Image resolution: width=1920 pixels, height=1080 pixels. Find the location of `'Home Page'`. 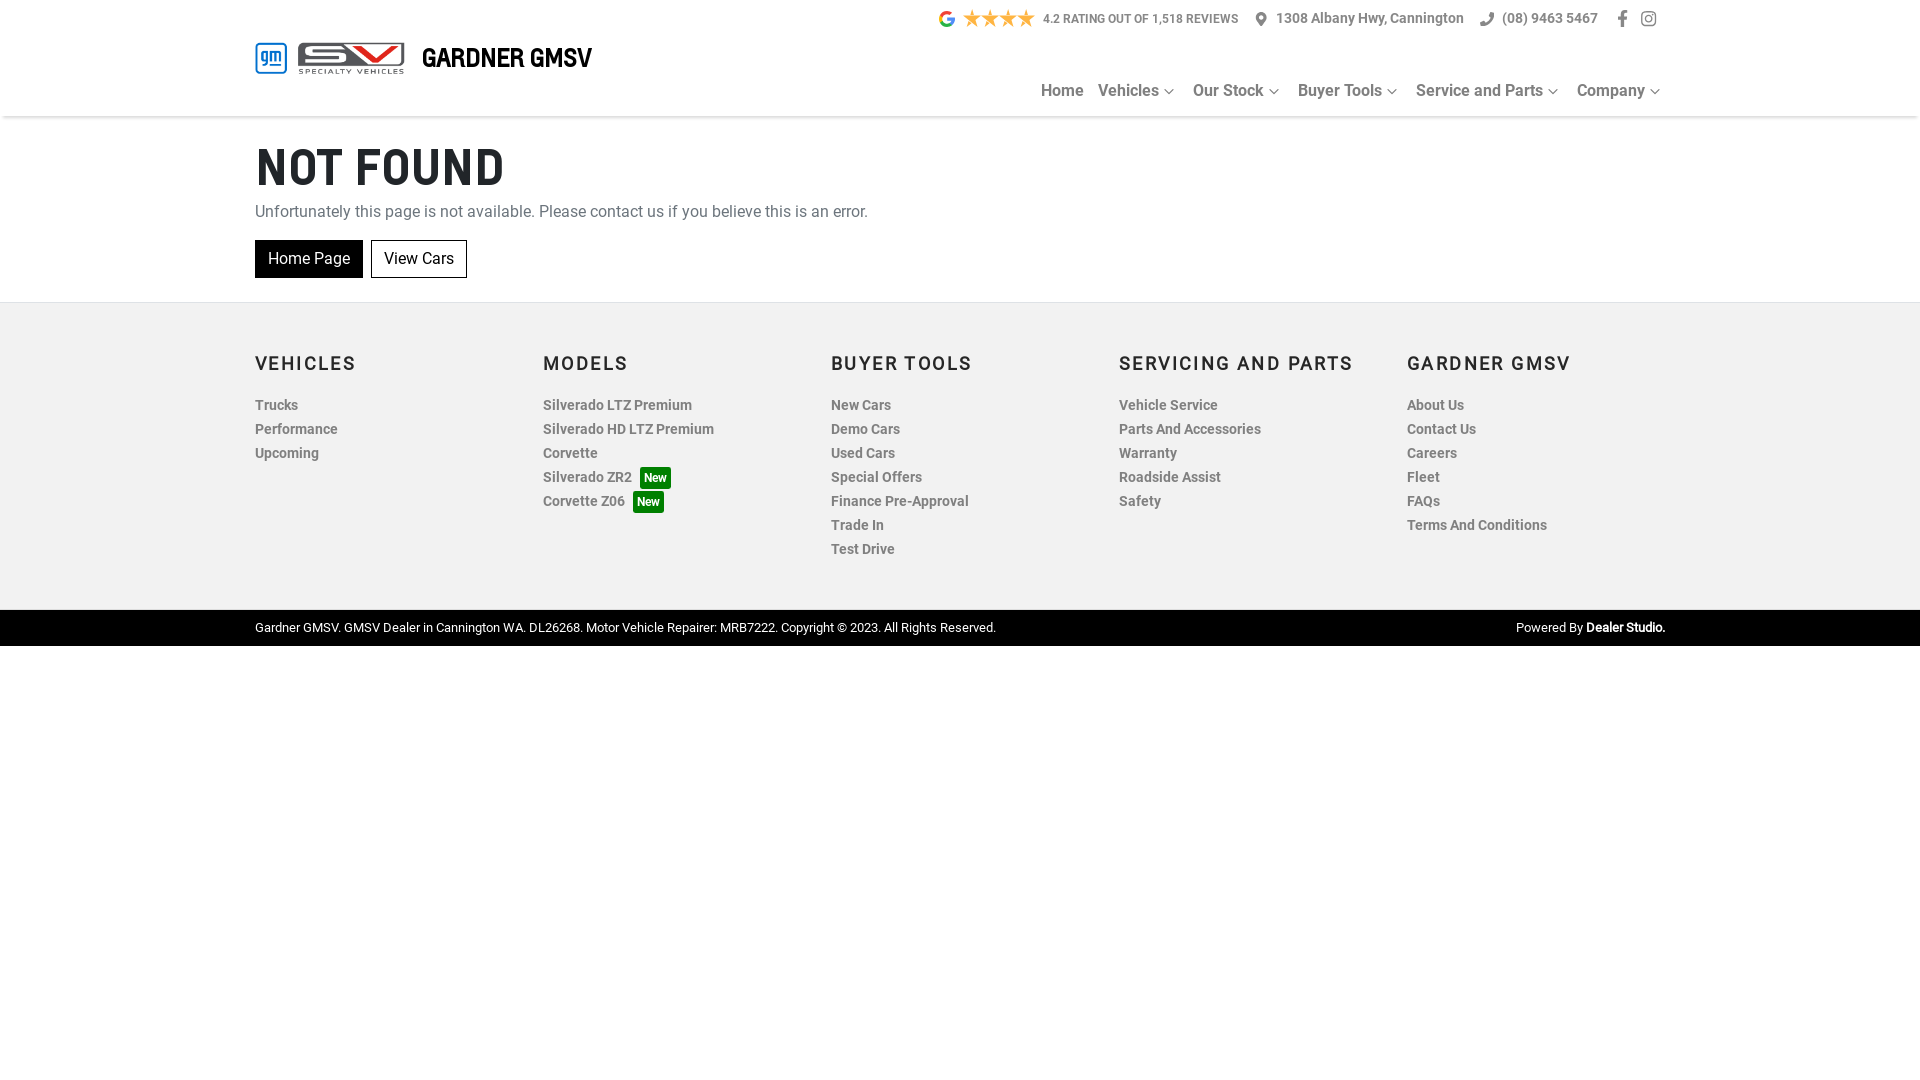

'Home Page' is located at coordinates (307, 257).